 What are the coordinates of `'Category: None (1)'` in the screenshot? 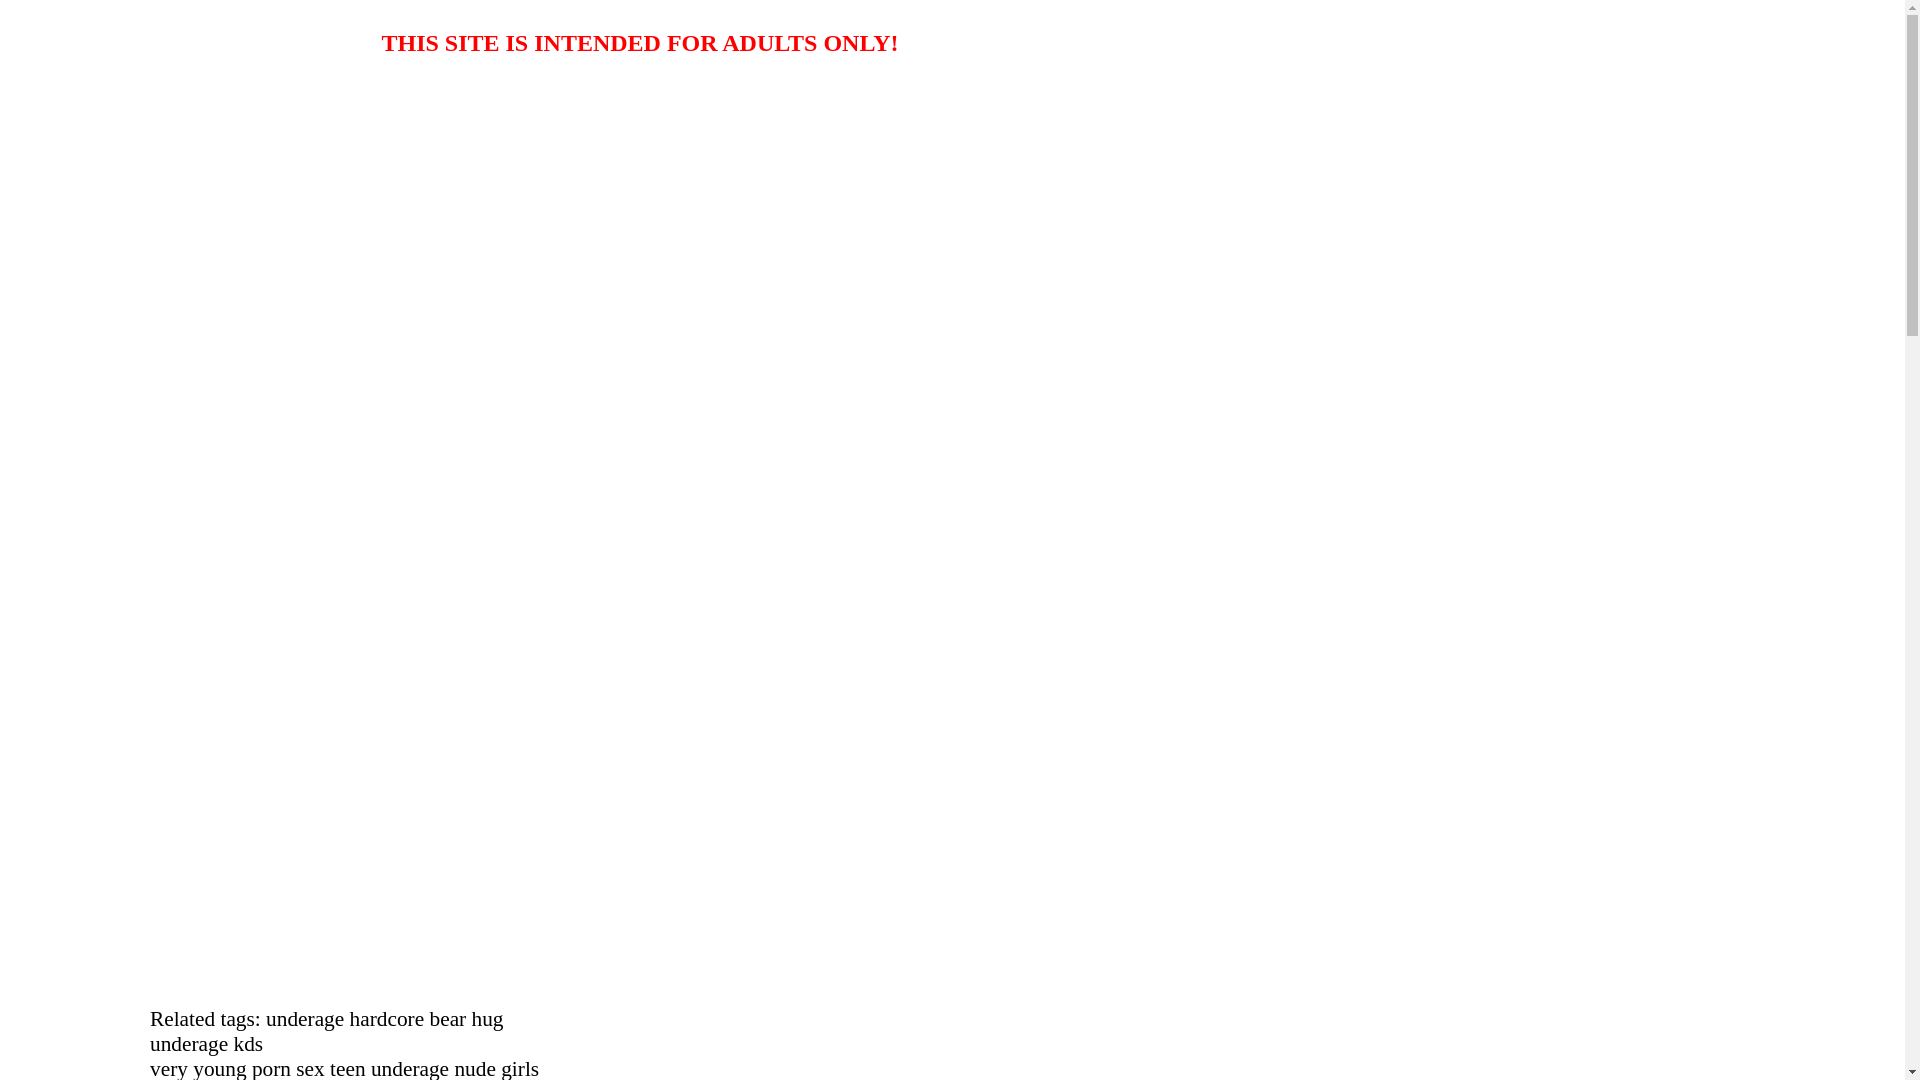 It's located at (109, 635).